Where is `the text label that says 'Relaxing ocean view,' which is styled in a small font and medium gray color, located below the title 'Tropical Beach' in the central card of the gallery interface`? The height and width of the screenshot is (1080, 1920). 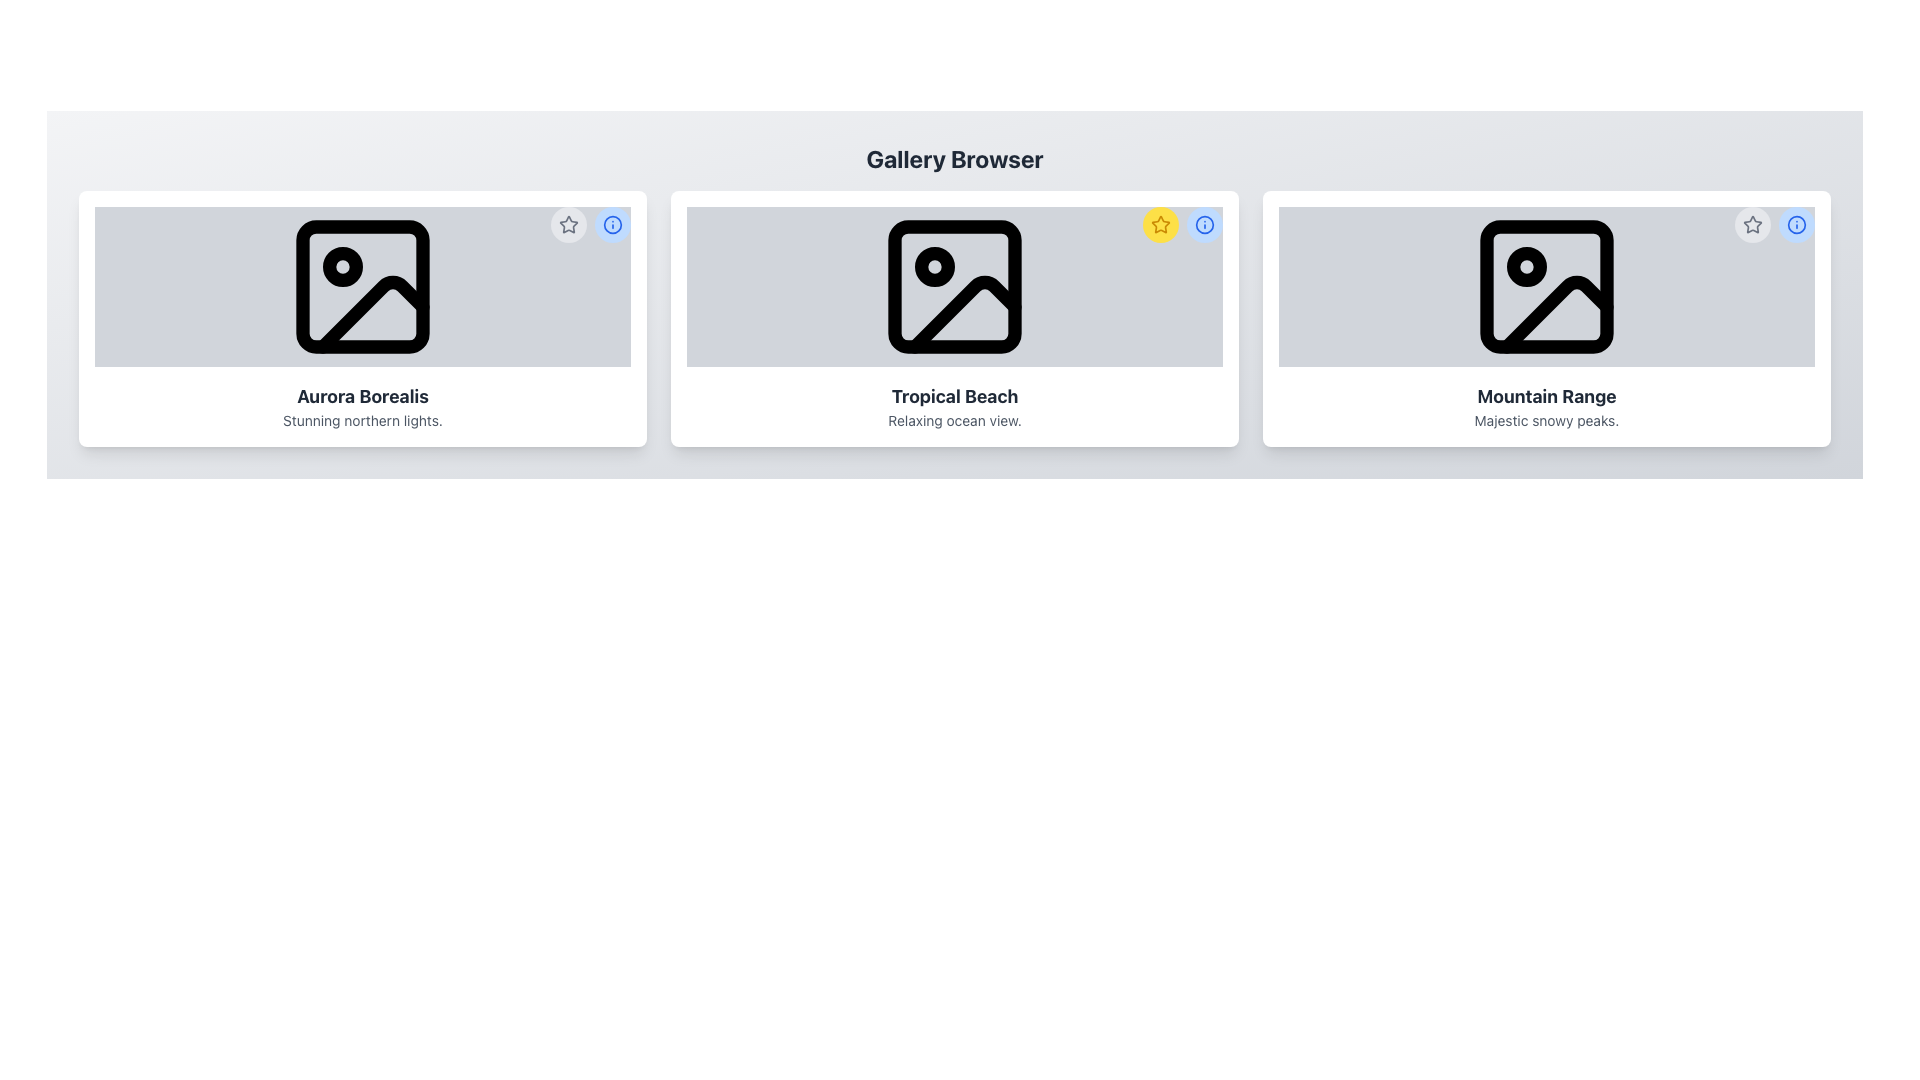 the text label that says 'Relaxing ocean view,' which is styled in a small font and medium gray color, located below the title 'Tropical Beach' in the central card of the gallery interface is located at coordinates (954, 419).